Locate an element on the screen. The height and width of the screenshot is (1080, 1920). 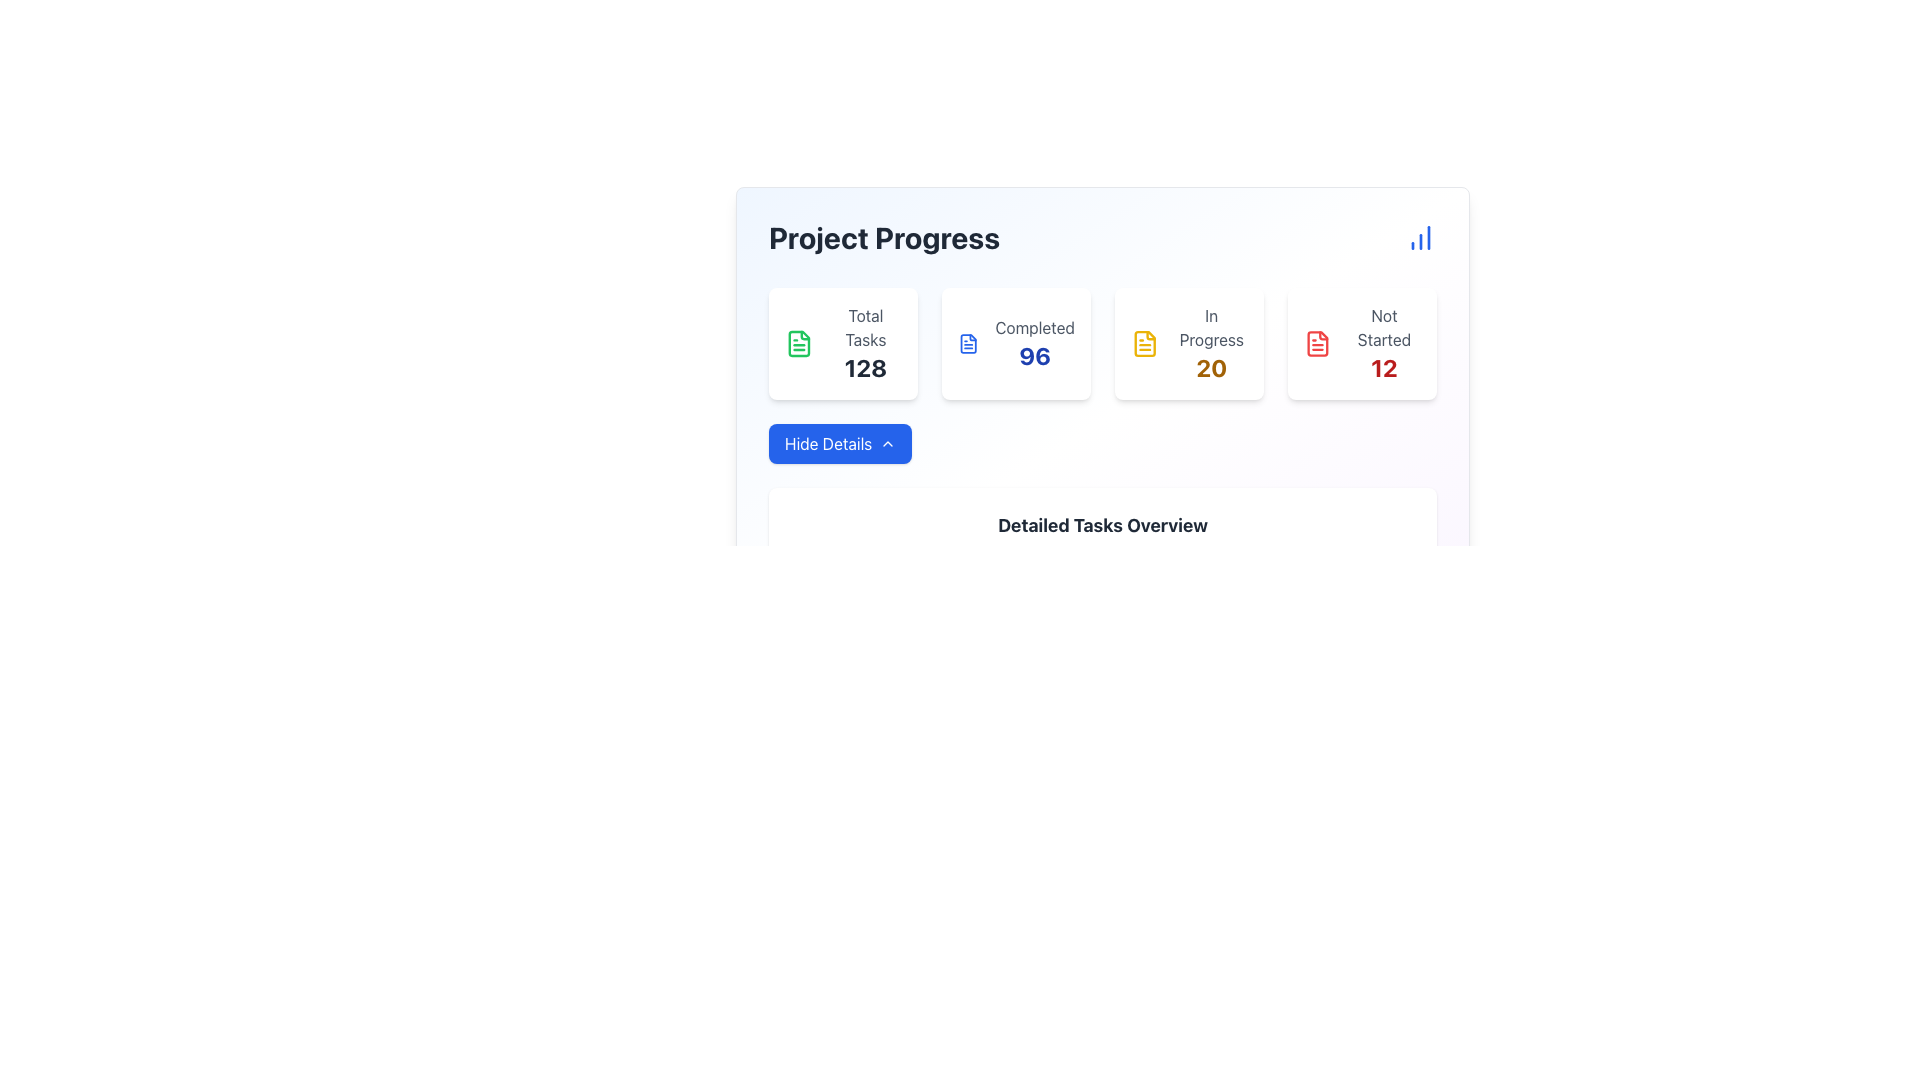
text displayed in the Static Text Display located in the top-right segment of the 'Project Progress' section, which summarizes the number of completed tasks in the project is located at coordinates (1035, 342).